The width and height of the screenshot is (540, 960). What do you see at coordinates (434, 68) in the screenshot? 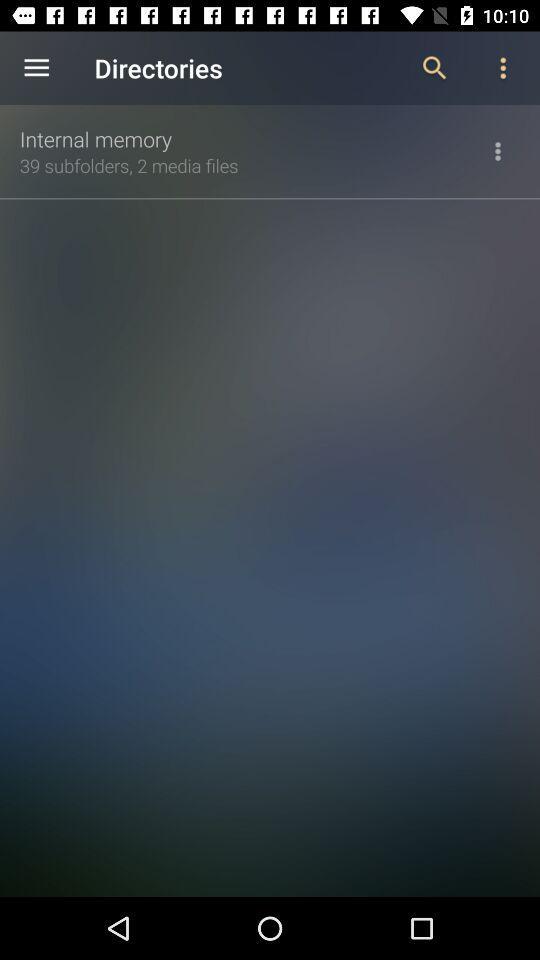
I see `the item next to the directories icon` at bounding box center [434, 68].